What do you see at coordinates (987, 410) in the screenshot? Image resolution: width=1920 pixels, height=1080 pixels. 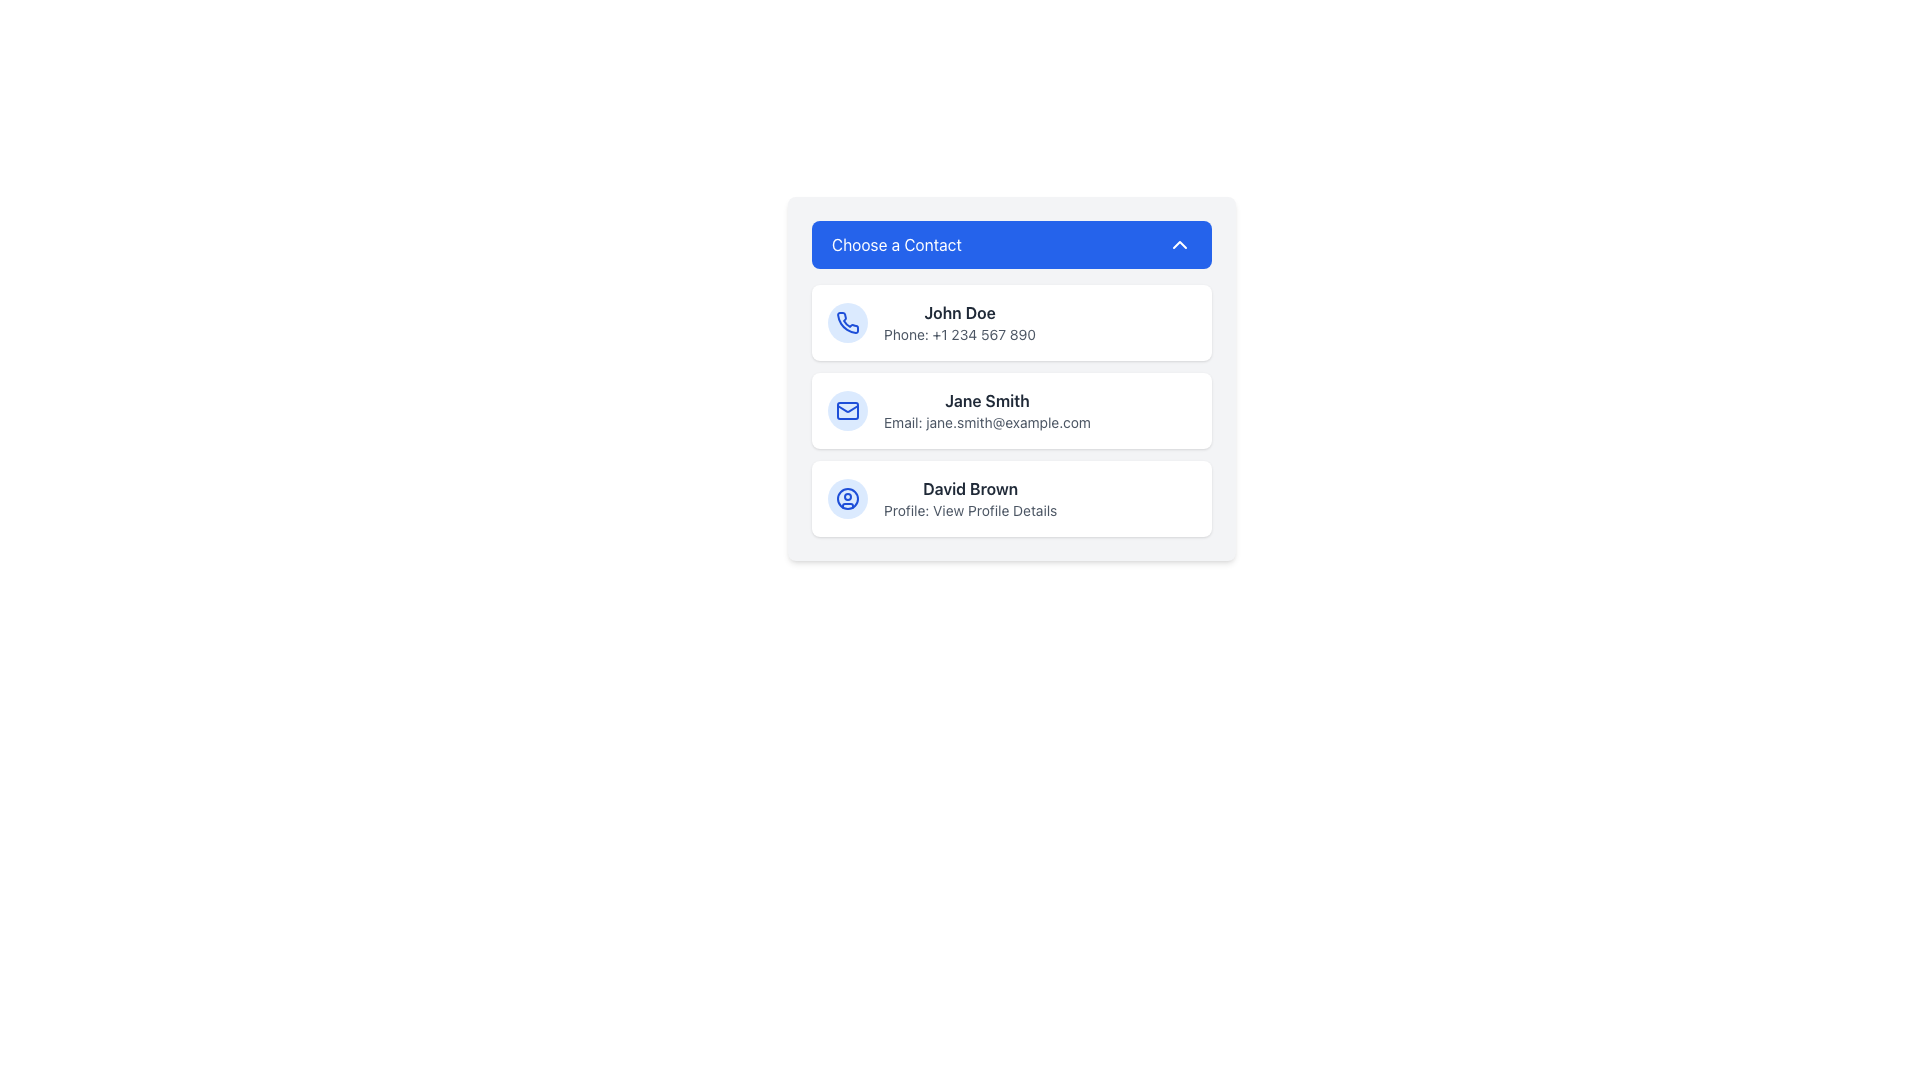 I see `the contact information text block displaying 'Jane Smith' and 'Email: jane.smith@example.com'` at bounding box center [987, 410].